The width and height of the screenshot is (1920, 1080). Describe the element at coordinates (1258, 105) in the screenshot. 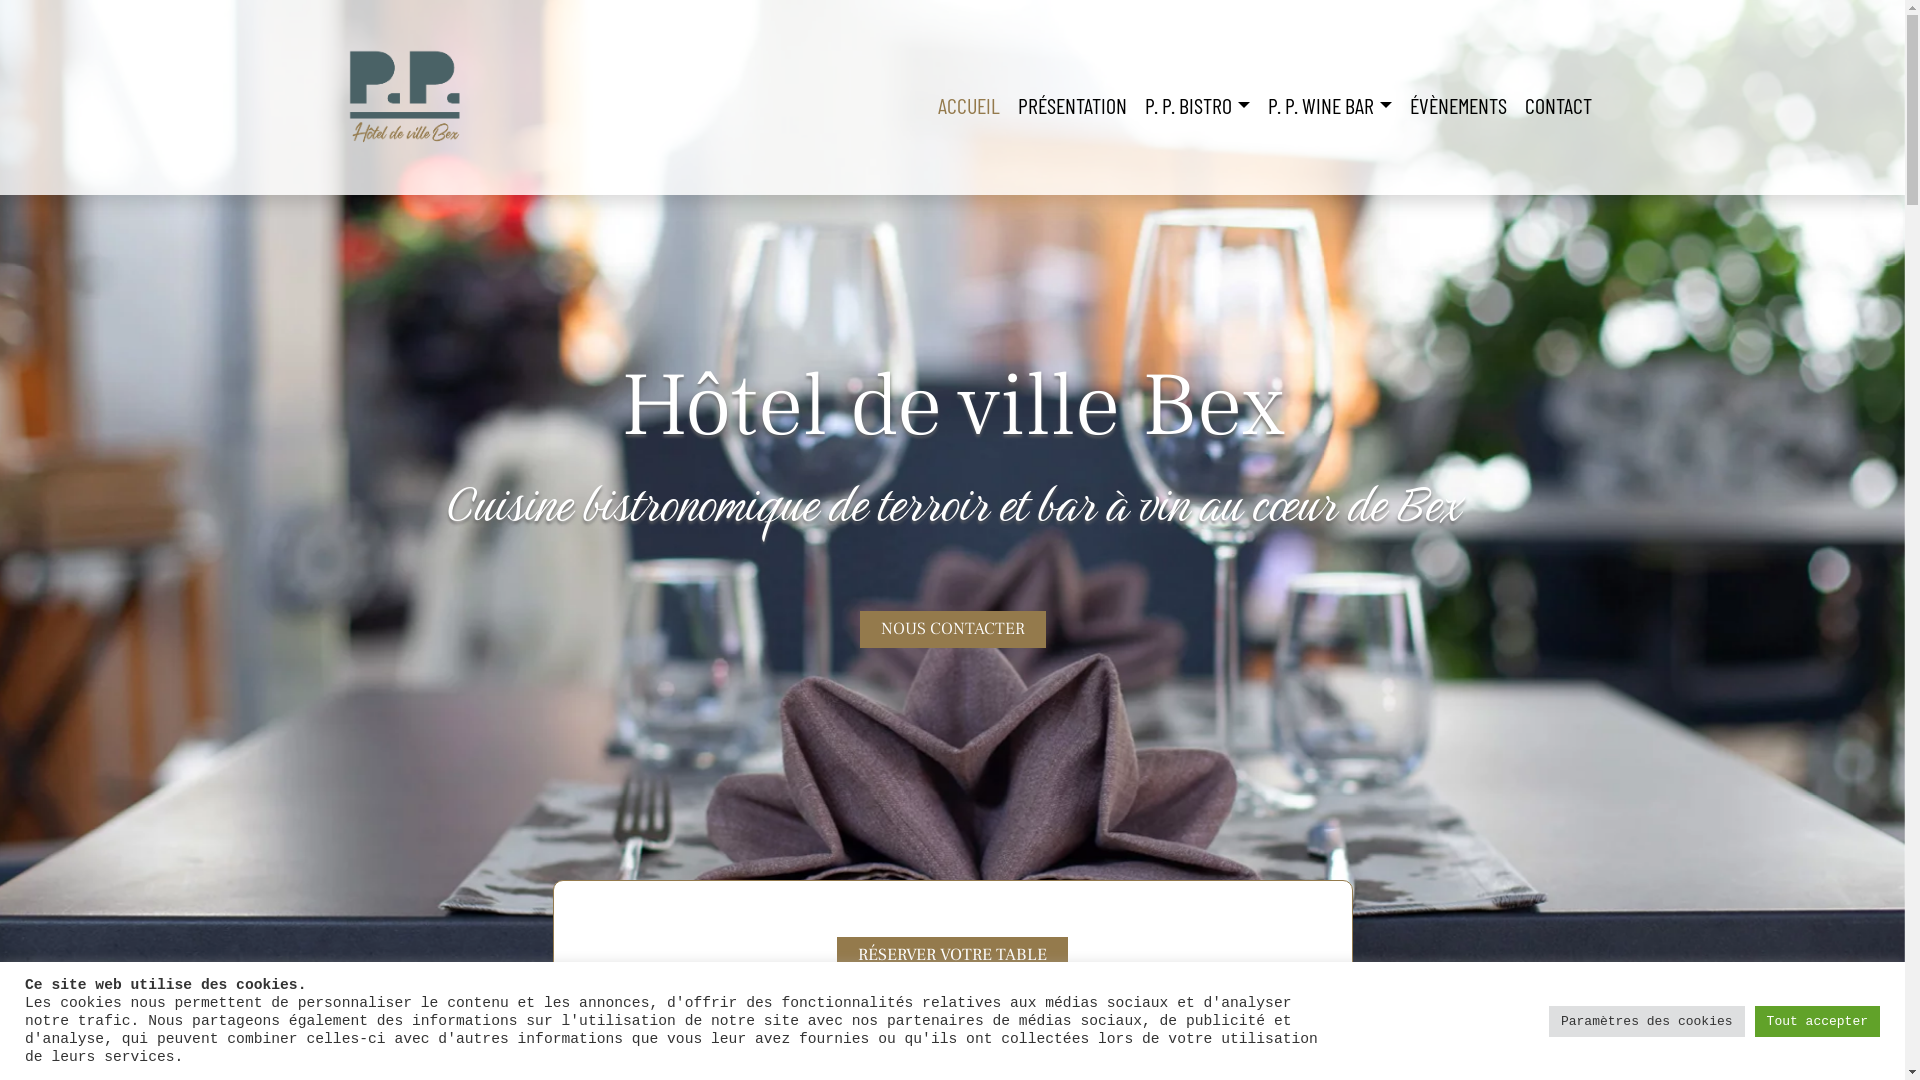

I see `'P. P. WINE BAR'` at that location.